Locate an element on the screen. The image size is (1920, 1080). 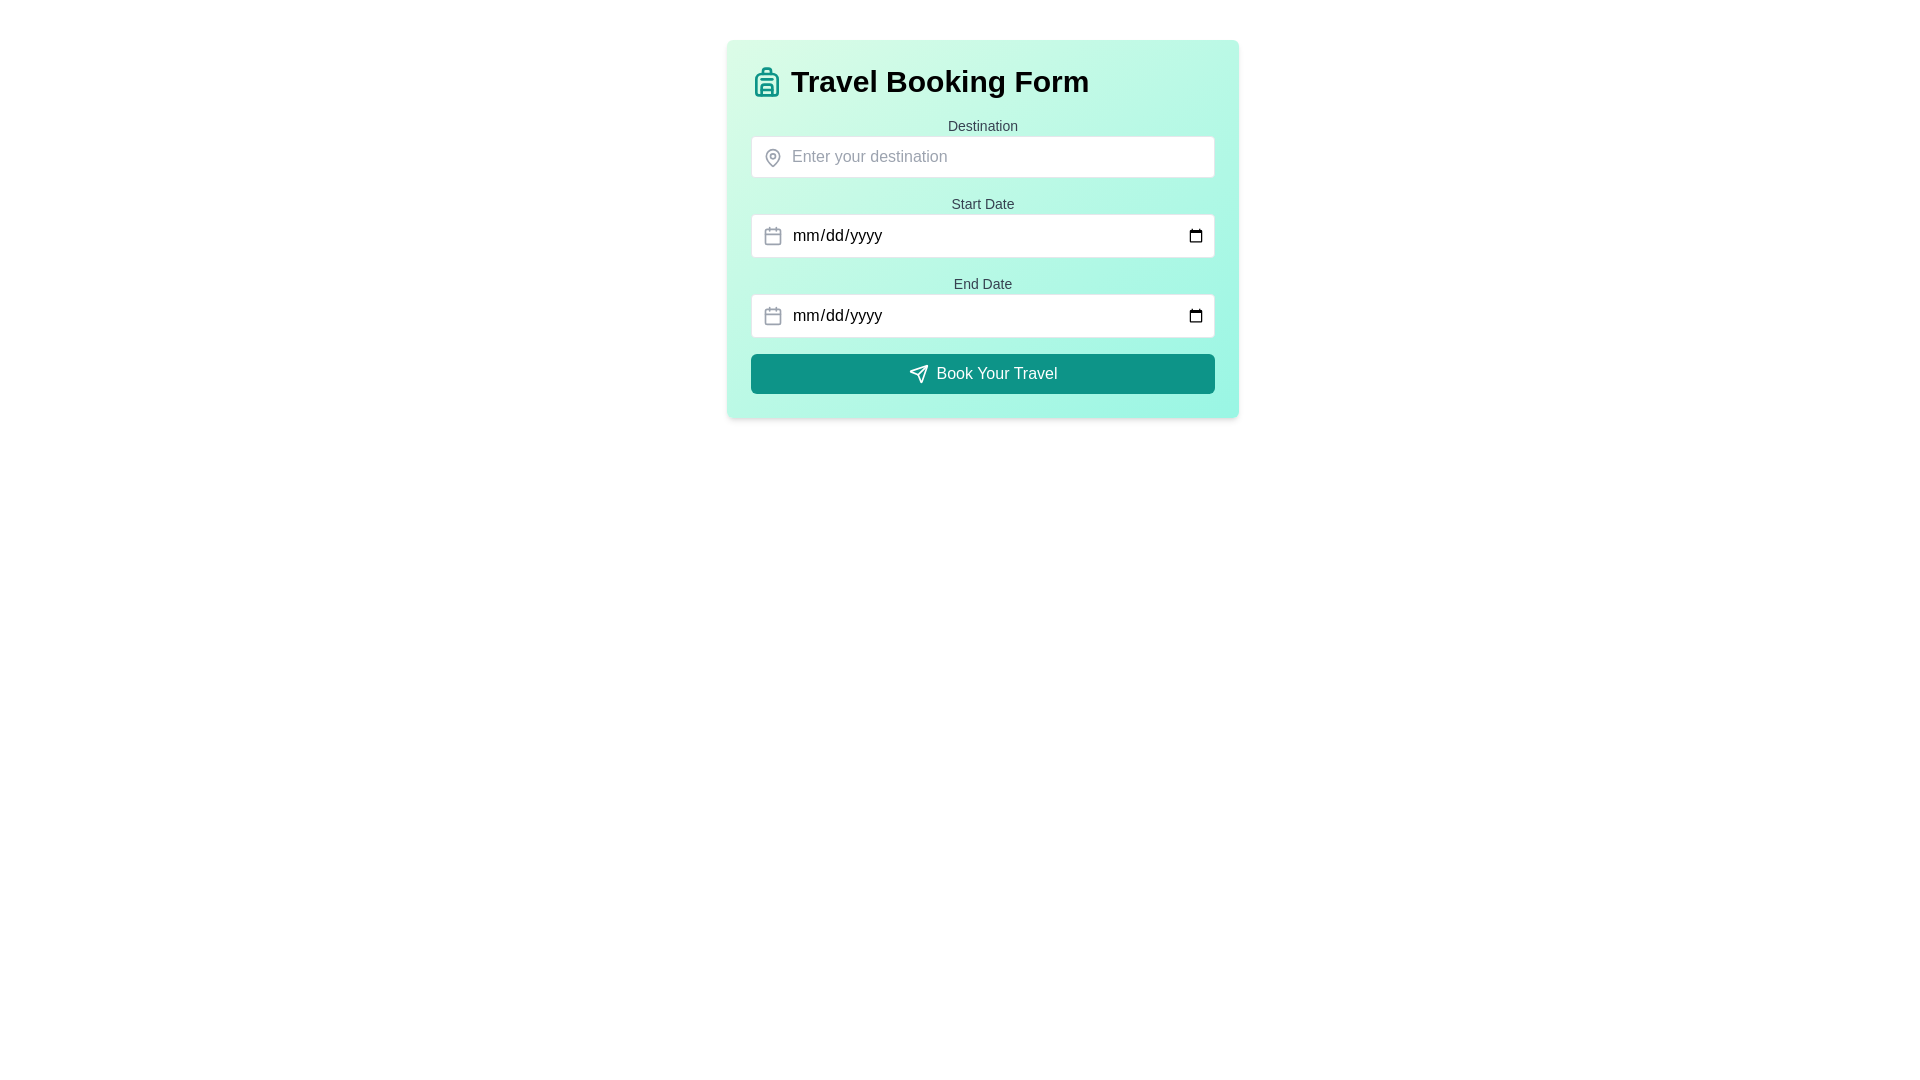
the rectangular shape within the calendar icon that is part of the 'Start Date' input field, which is styled with rounded corners and positioned symmetrically within the calendar visual is located at coordinates (771, 234).